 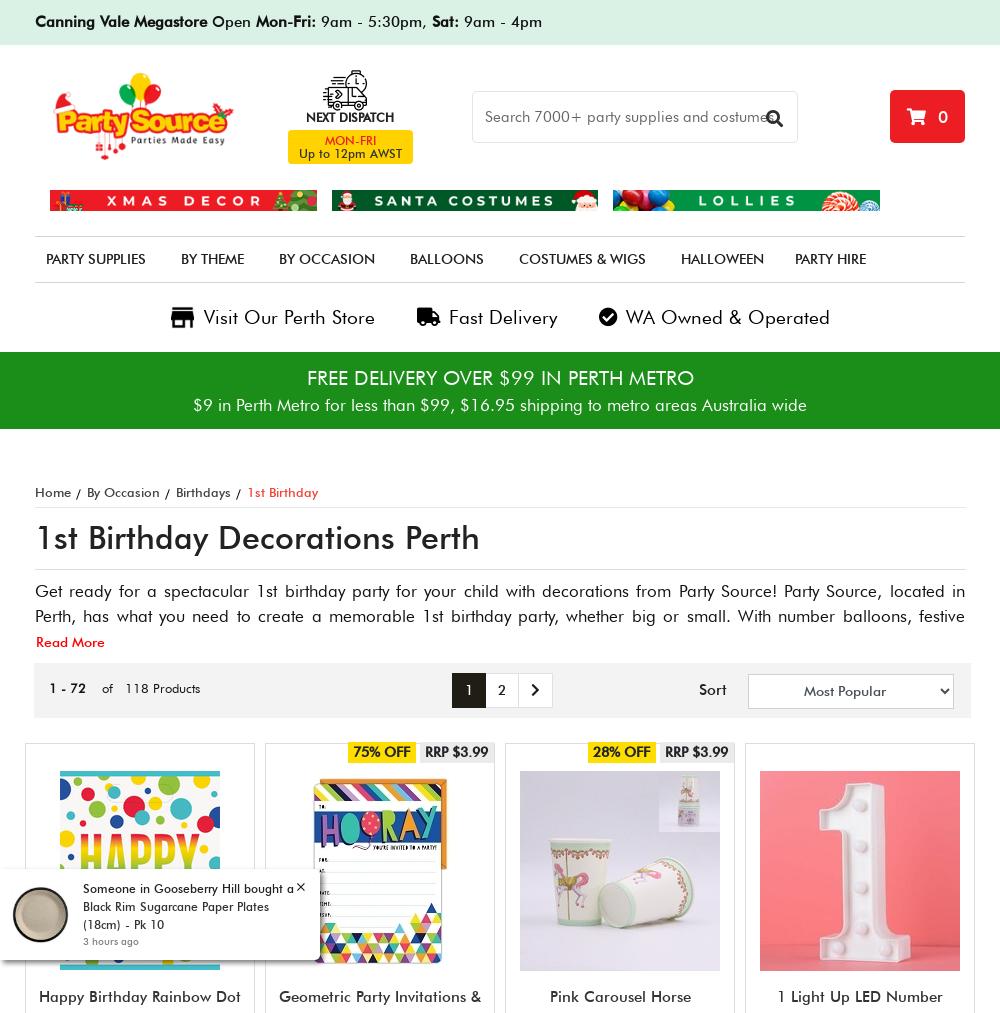 I want to click on '3 hours ago', so click(x=93, y=940).